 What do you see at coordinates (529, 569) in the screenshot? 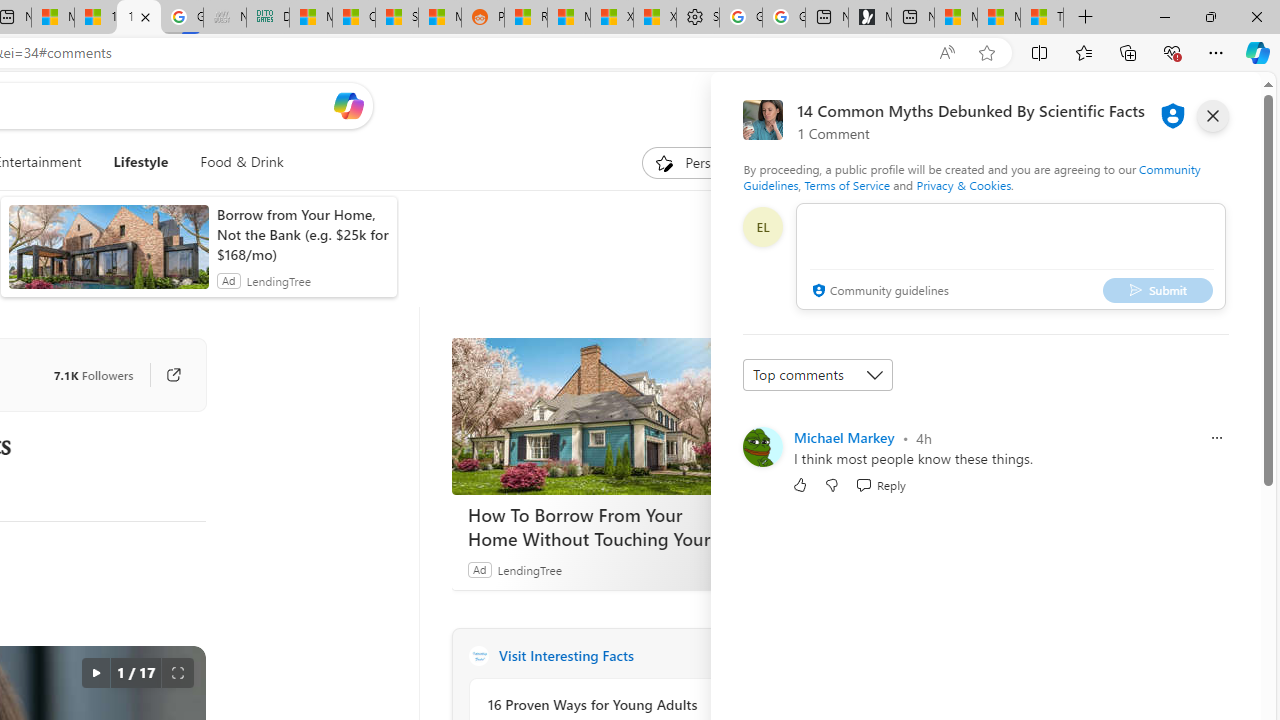
I see `'LendingTree'` at bounding box center [529, 569].